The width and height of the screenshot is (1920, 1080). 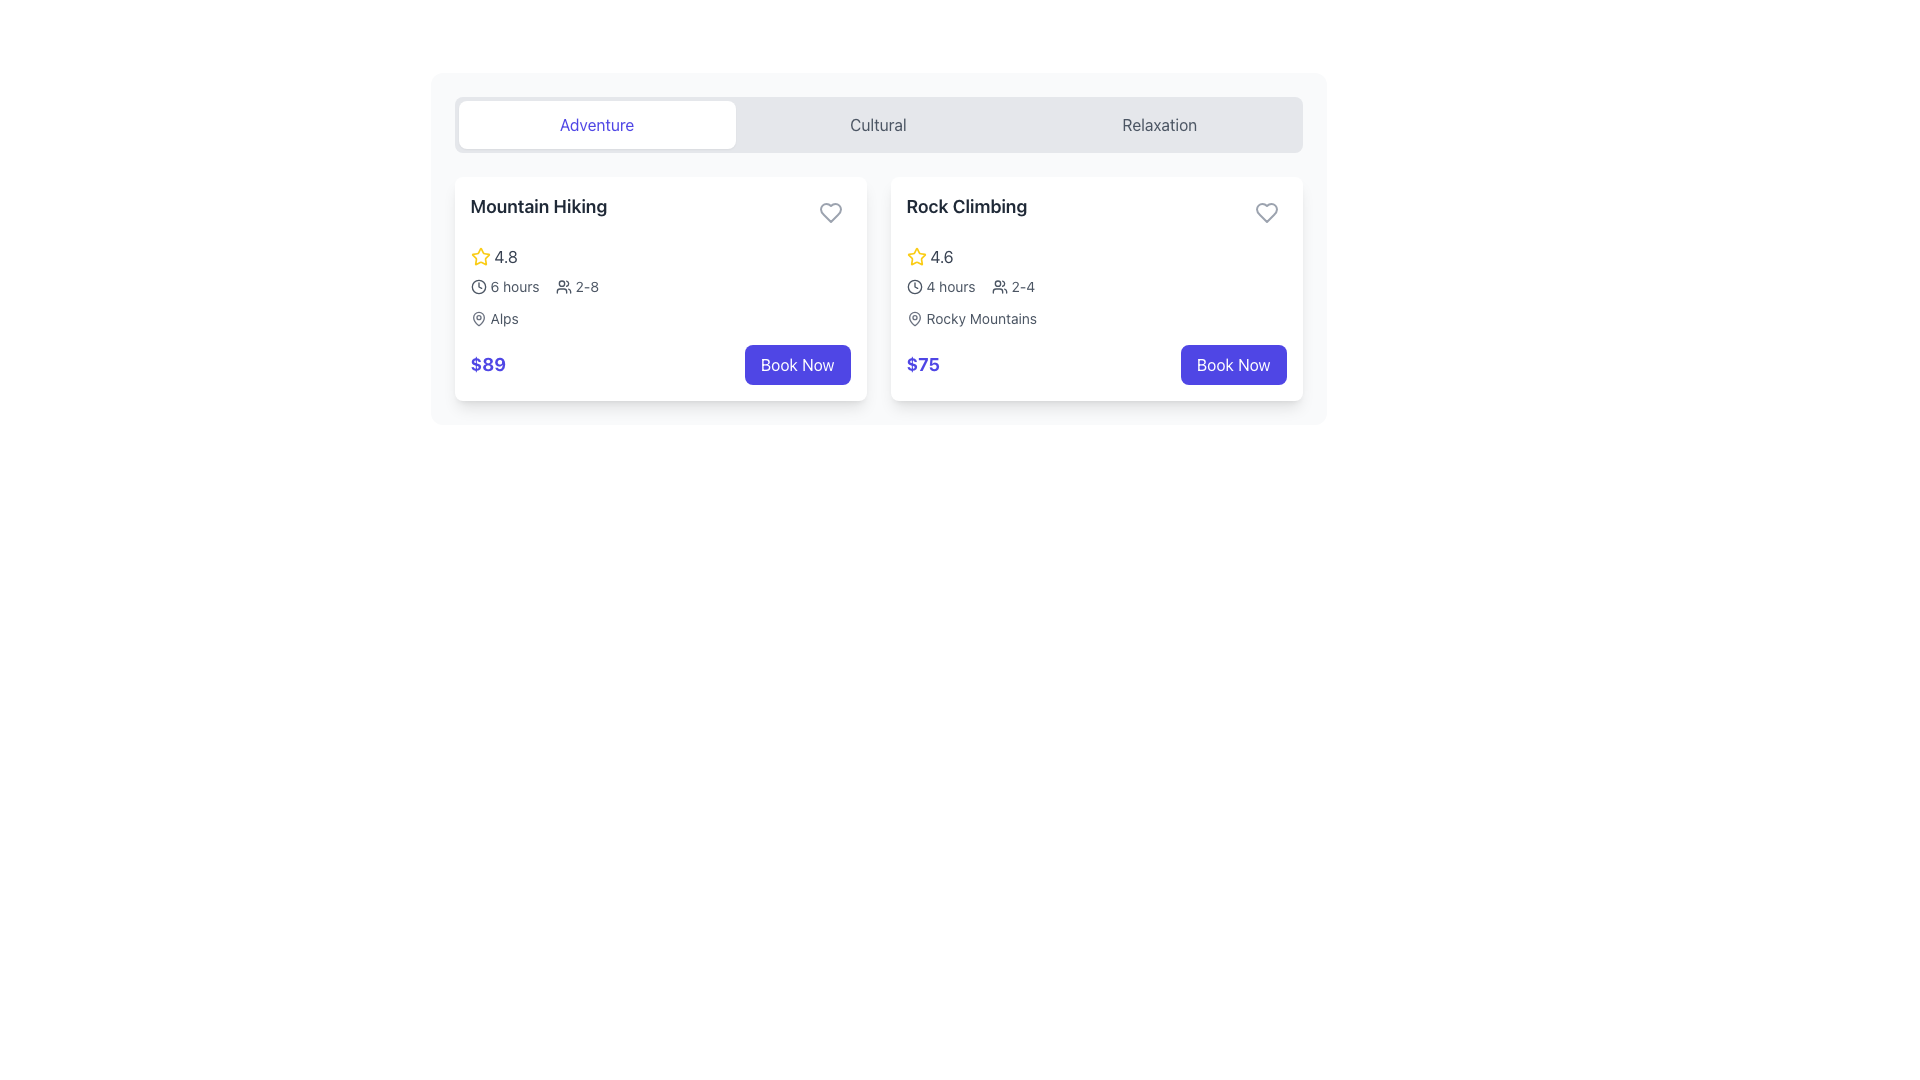 I want to click on the '4 hours' text label that indicates the duration of the activity in the 'Rock Climbing' card, which is part of the 'flex items-center' div and is positioned below the rating and above the participant count, so click(x=949, y=286).